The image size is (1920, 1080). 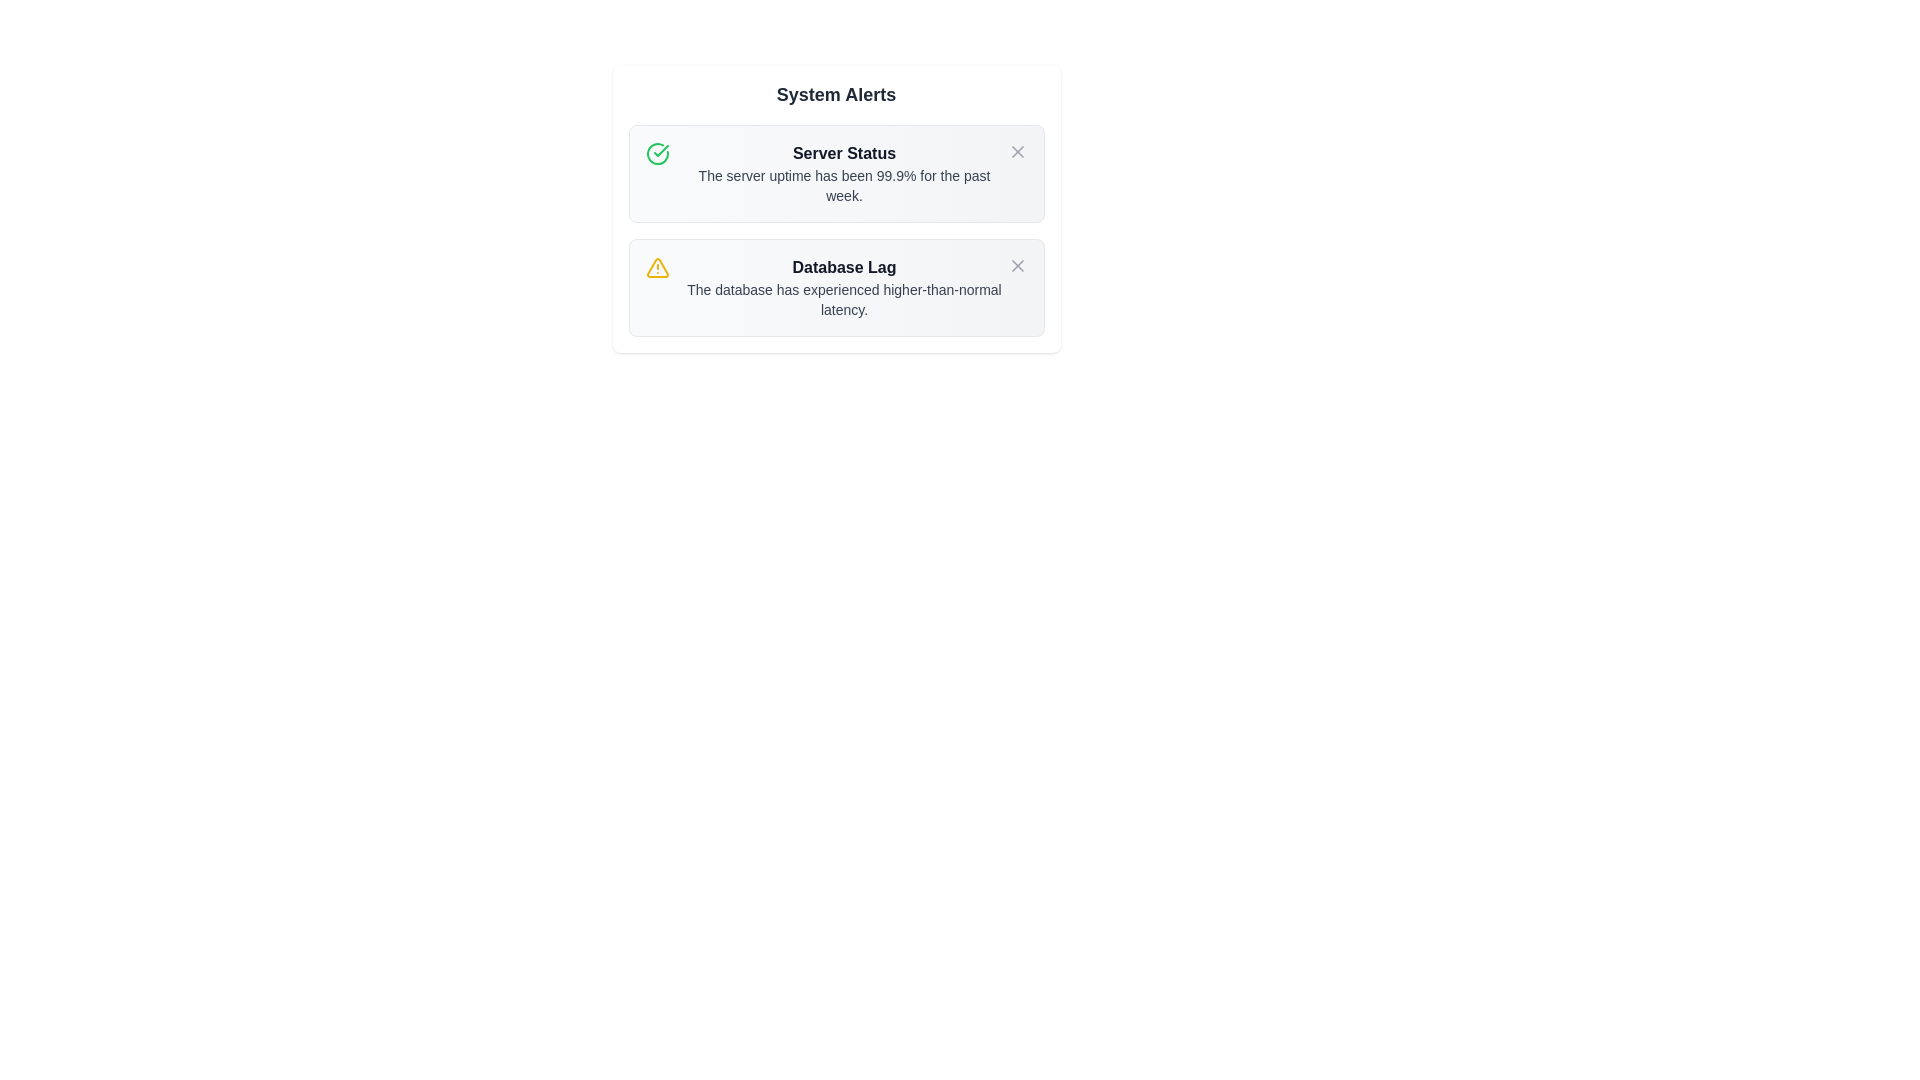 What do you see at coordinates (836, 172) in the screenshot?
I see `the alert to focus on its content` at bounding box center [836, 172].